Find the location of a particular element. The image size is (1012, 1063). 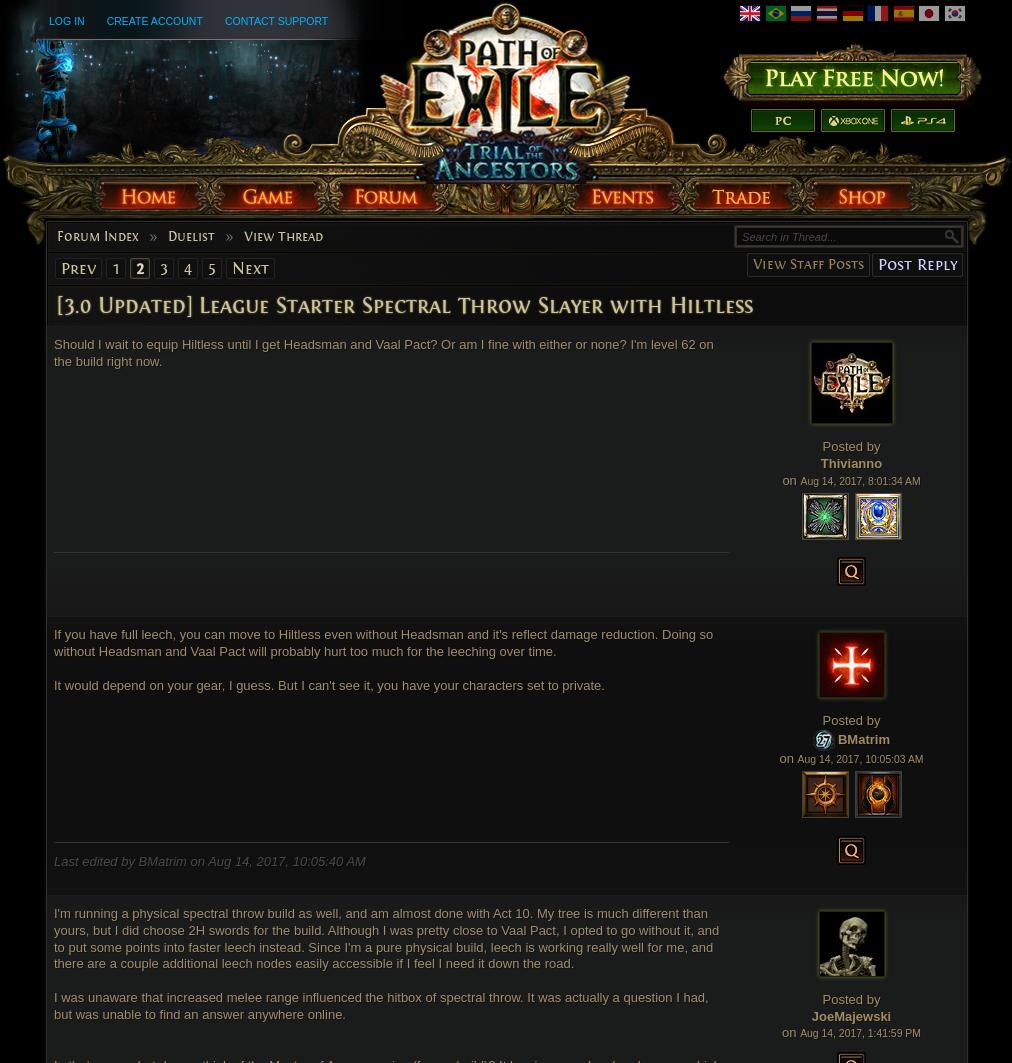

'Next' is located at coordinates (250, 267).